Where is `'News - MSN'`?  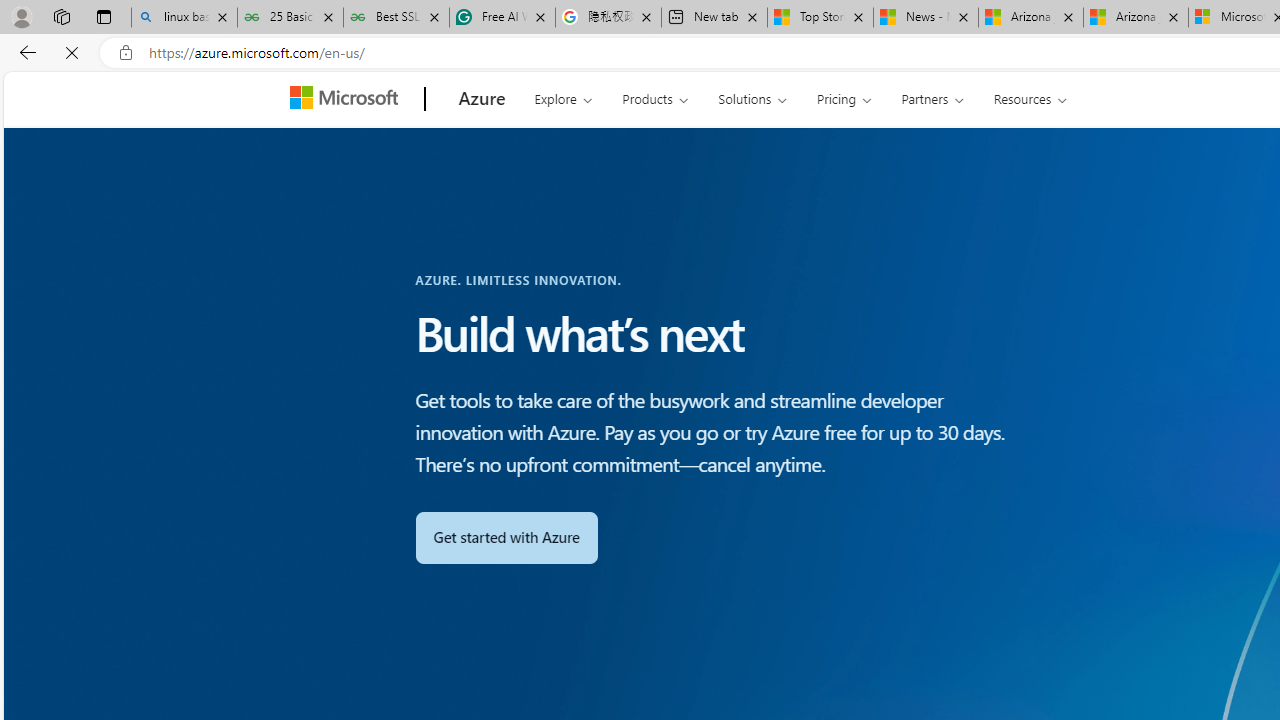
'News - MSN' is located at coordinates (925, 17).